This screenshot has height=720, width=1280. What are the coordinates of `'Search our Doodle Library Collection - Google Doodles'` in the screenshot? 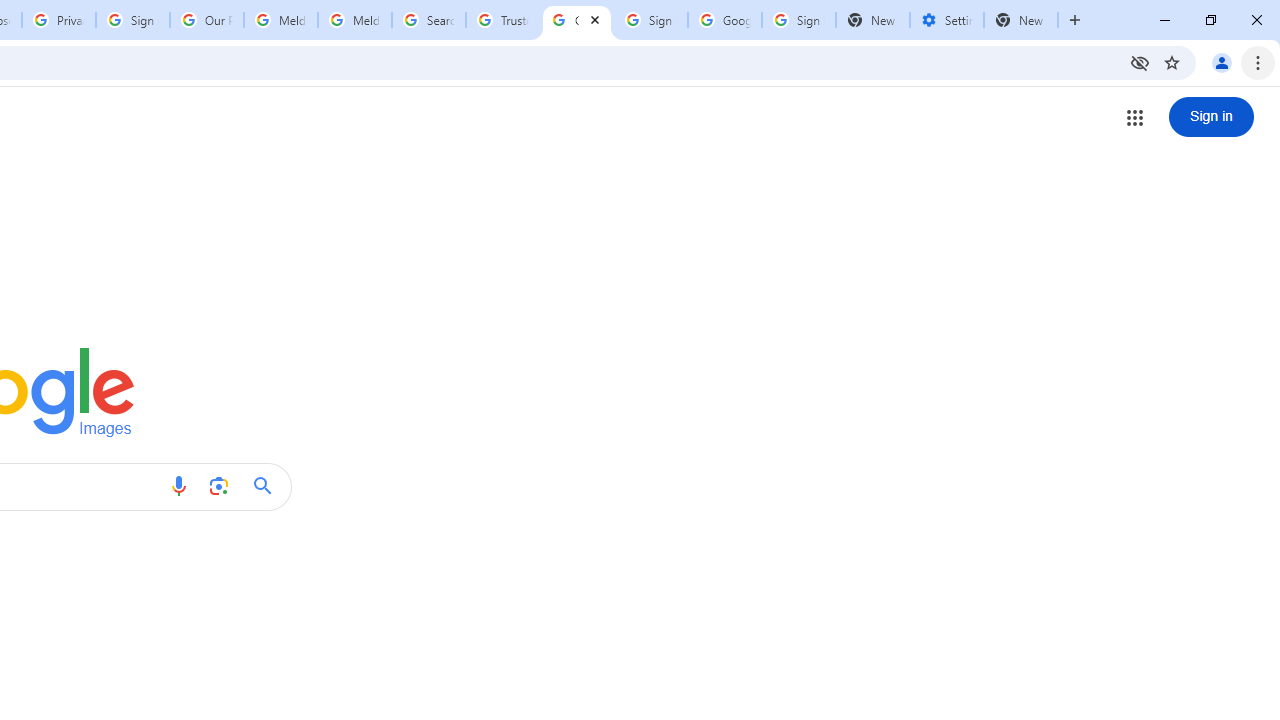 It's located at (427, 20).